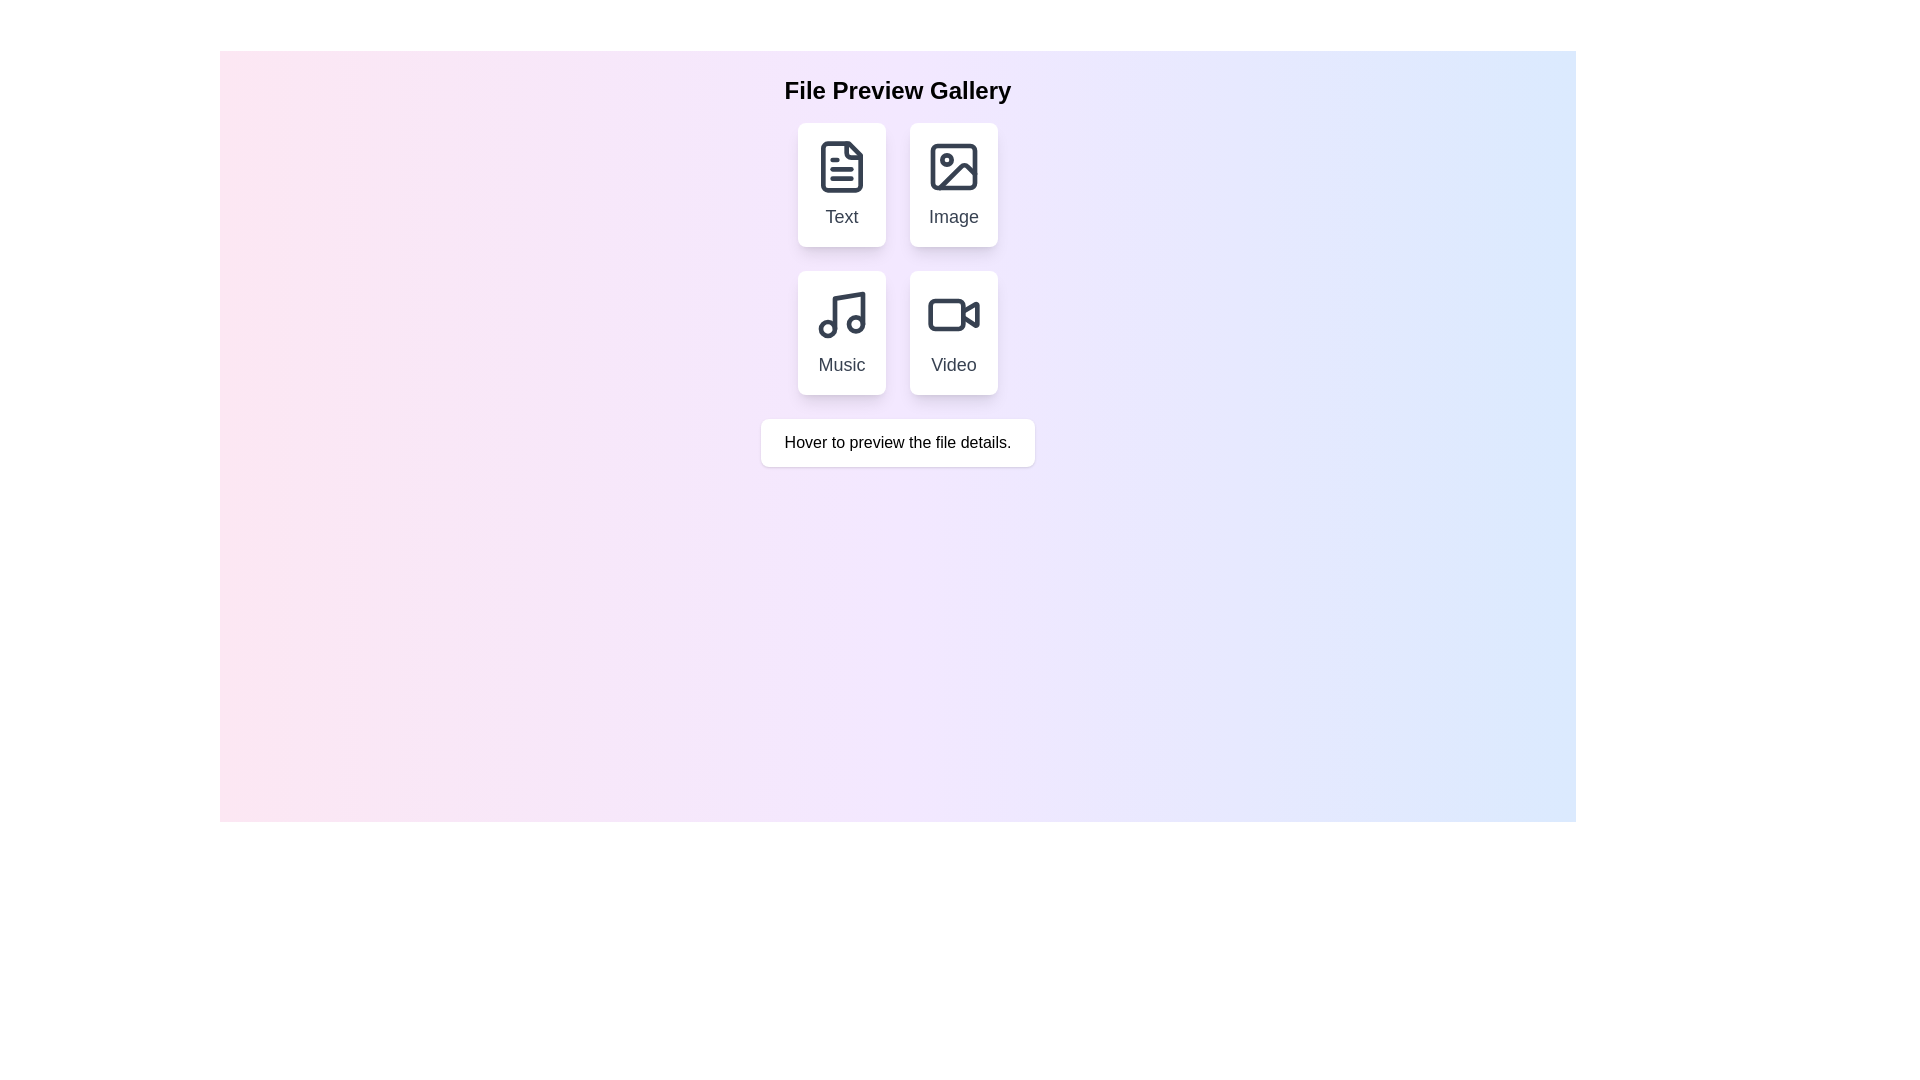 Image resolution: width=1920 pixels, height=1080 pixels. What do you see at coordinates (953, 165) in the screenshot?
I see `the icon representing an image file located at the top of the 'Image' card in the second slot of the 2x2 grid layout` at bounding box center [953, 165].